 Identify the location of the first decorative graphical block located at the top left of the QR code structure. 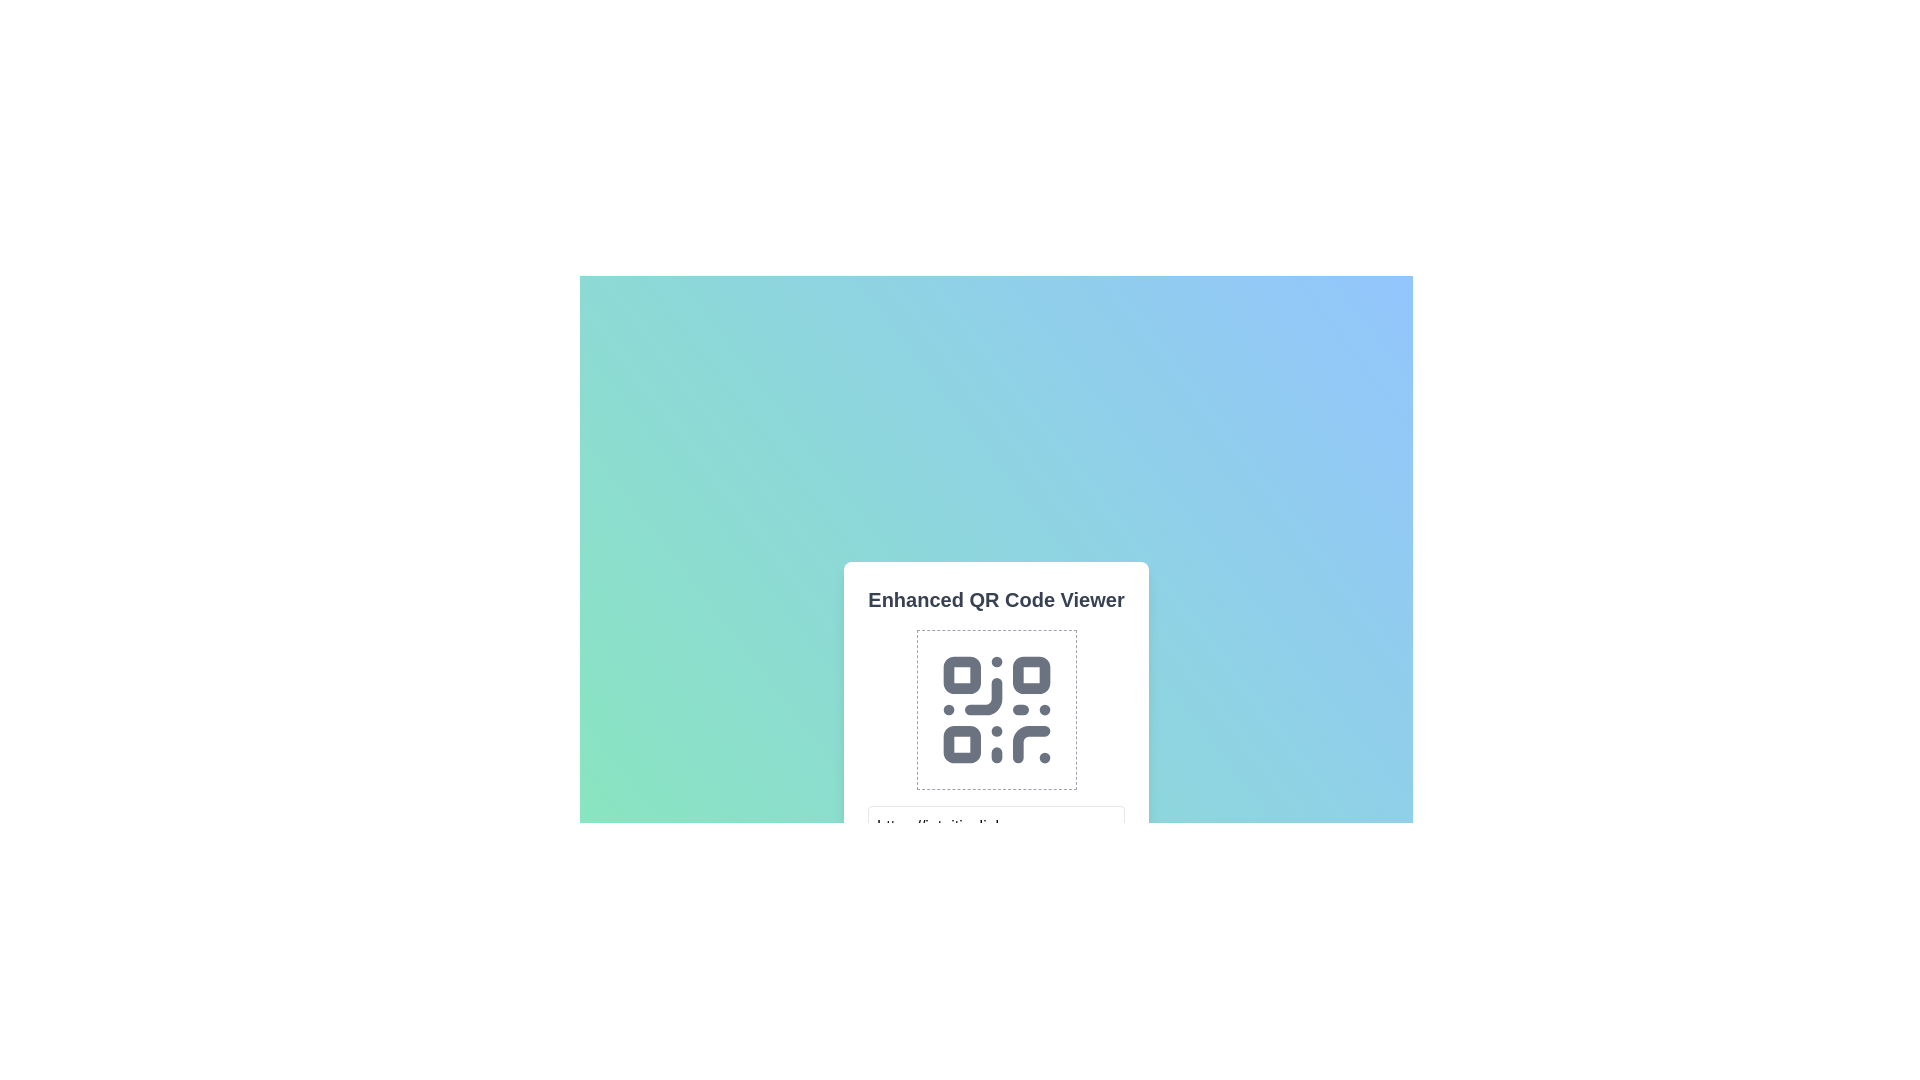
(961, 675).